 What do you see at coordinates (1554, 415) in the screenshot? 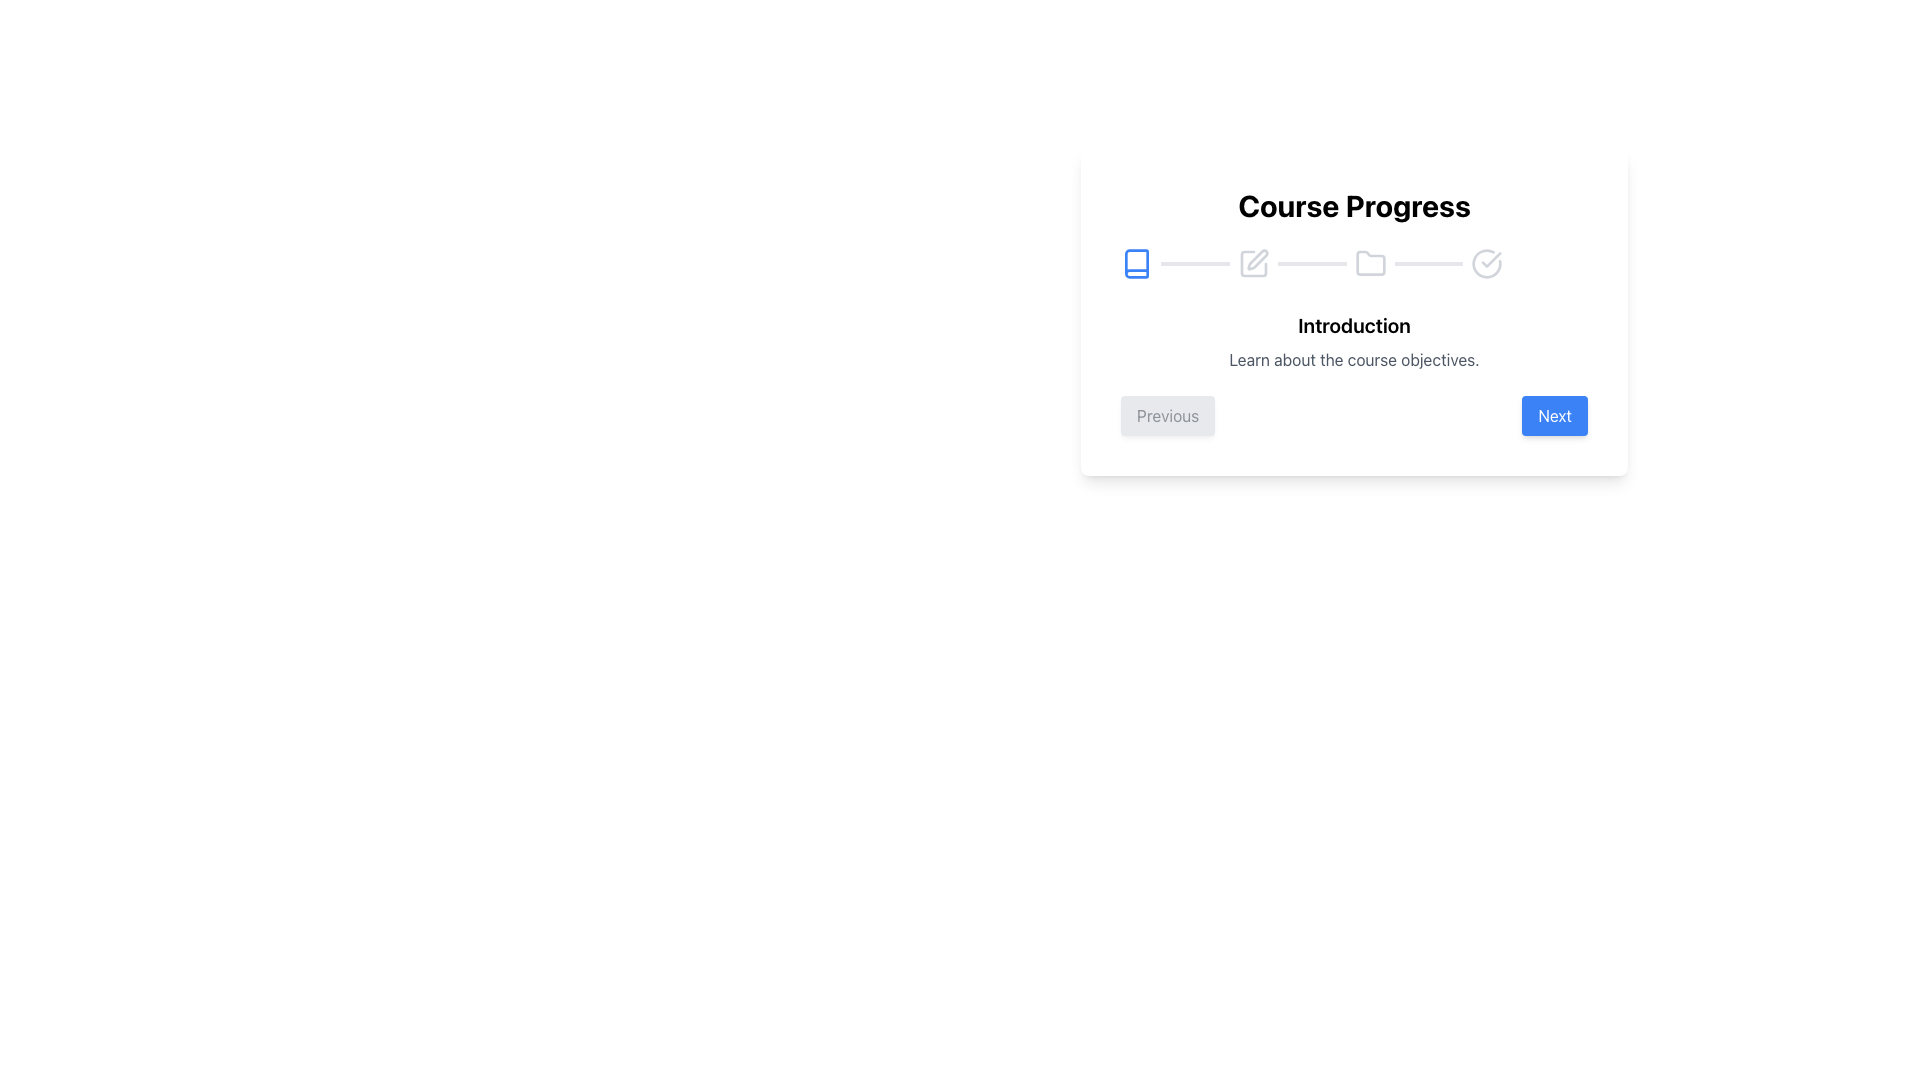
I see `the 'Next' button located in the bottom-right area of the modal window to change its color` at bounding box center [1554, 415].